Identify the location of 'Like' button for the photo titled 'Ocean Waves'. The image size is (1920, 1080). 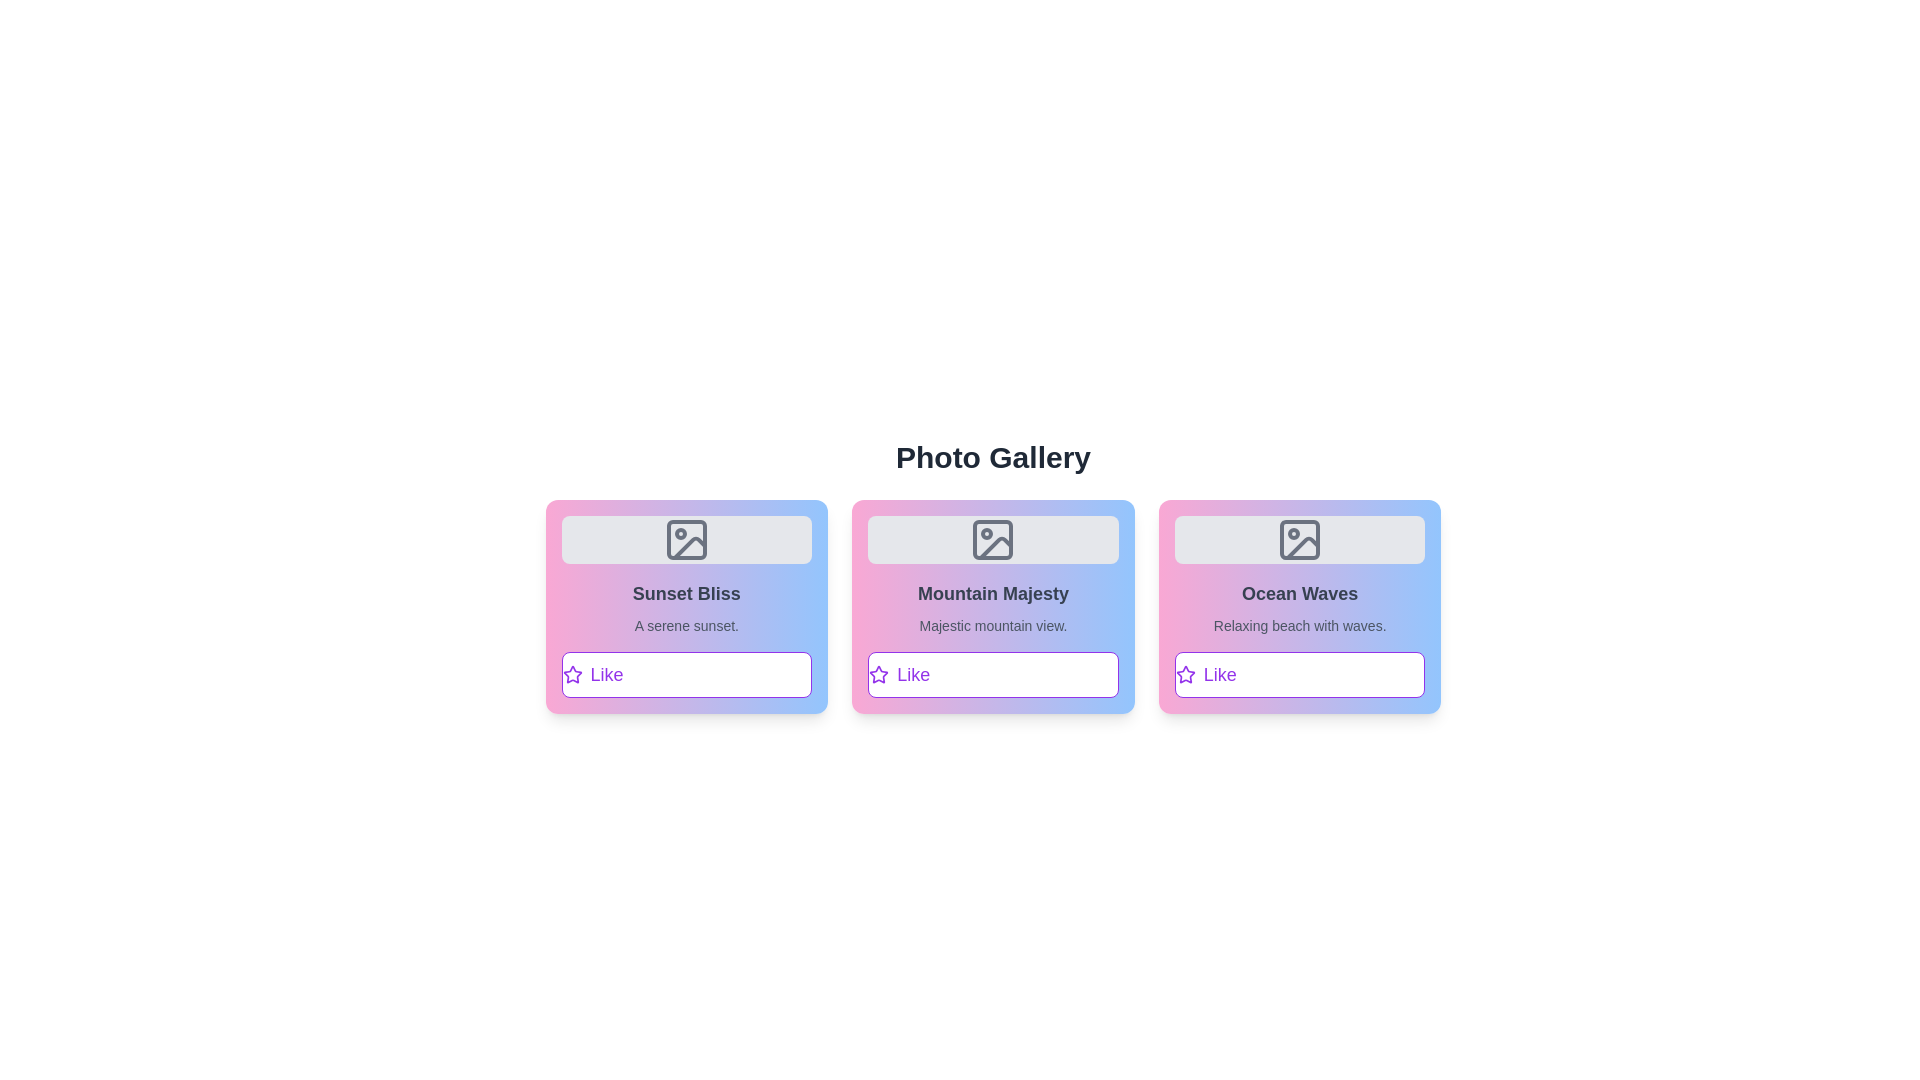
(1300, 675).